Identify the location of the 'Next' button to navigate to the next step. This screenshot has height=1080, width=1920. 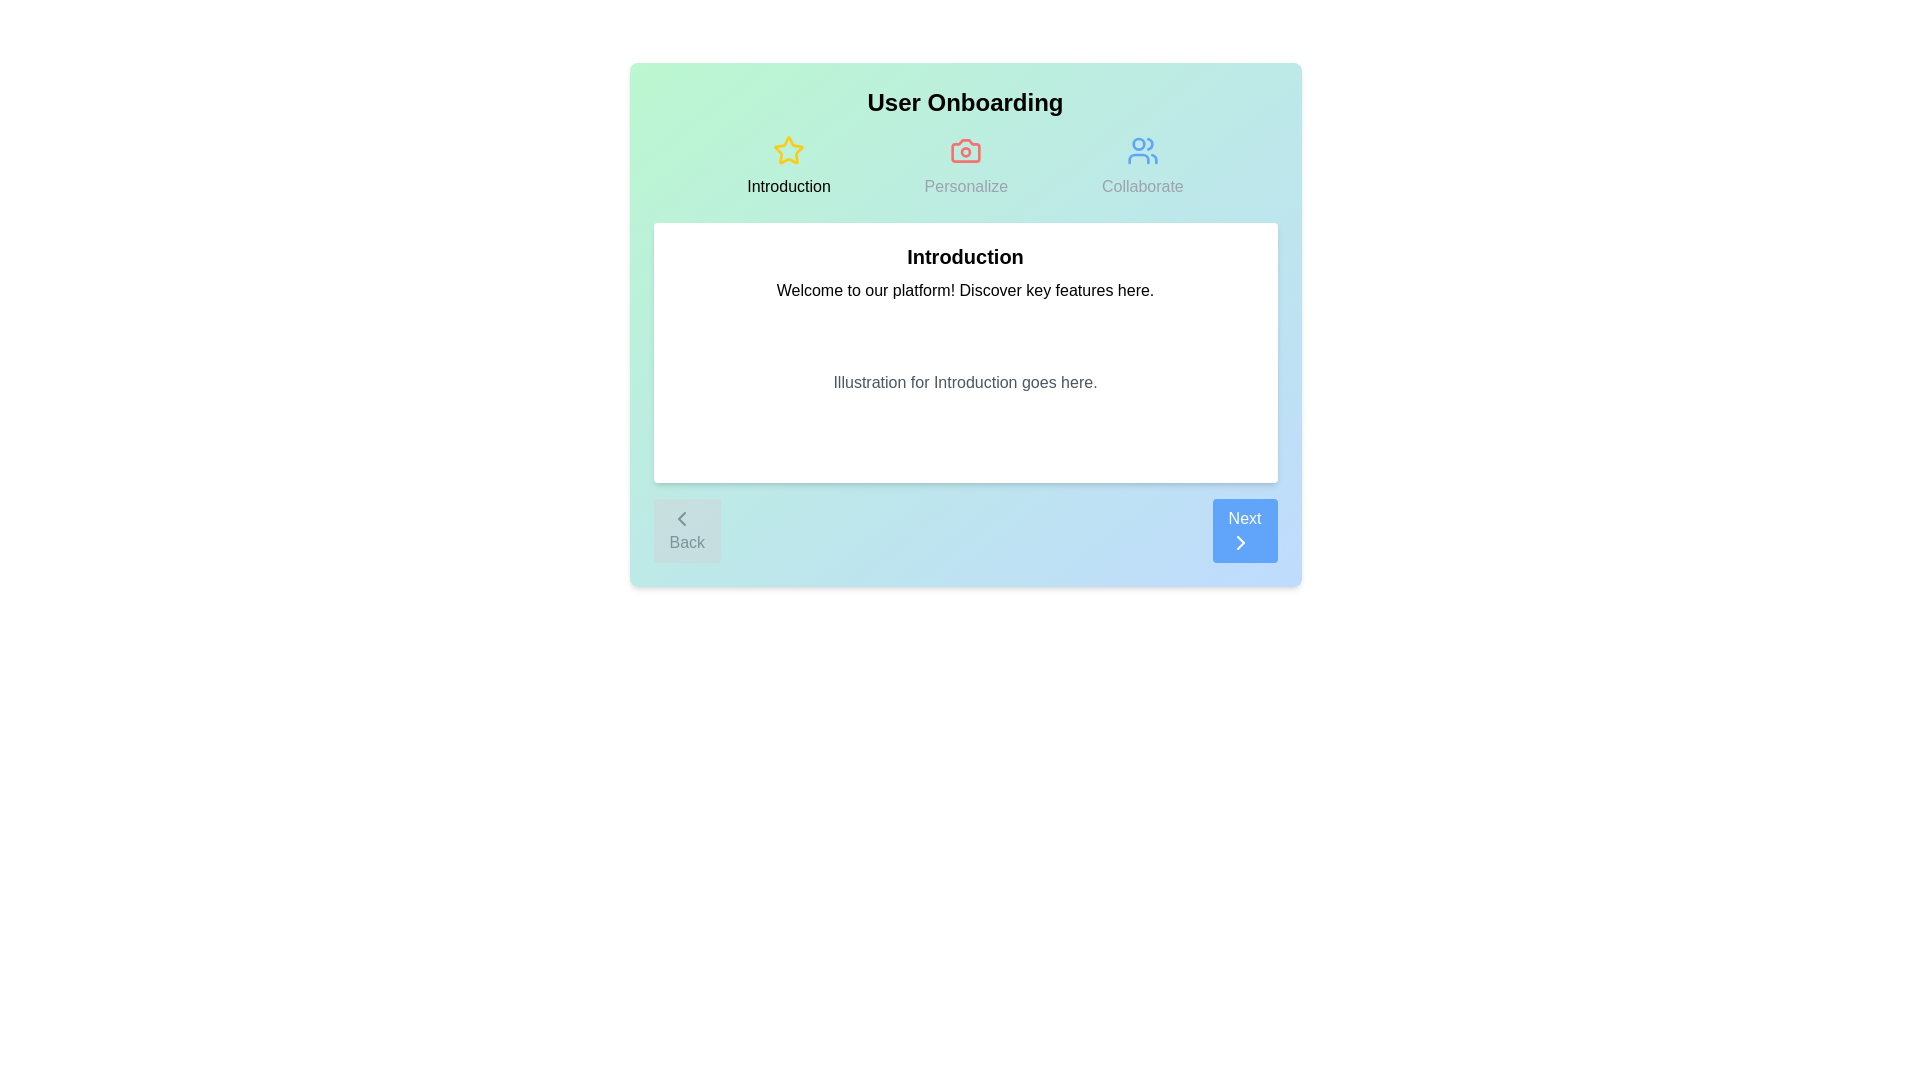
(1243, 530).